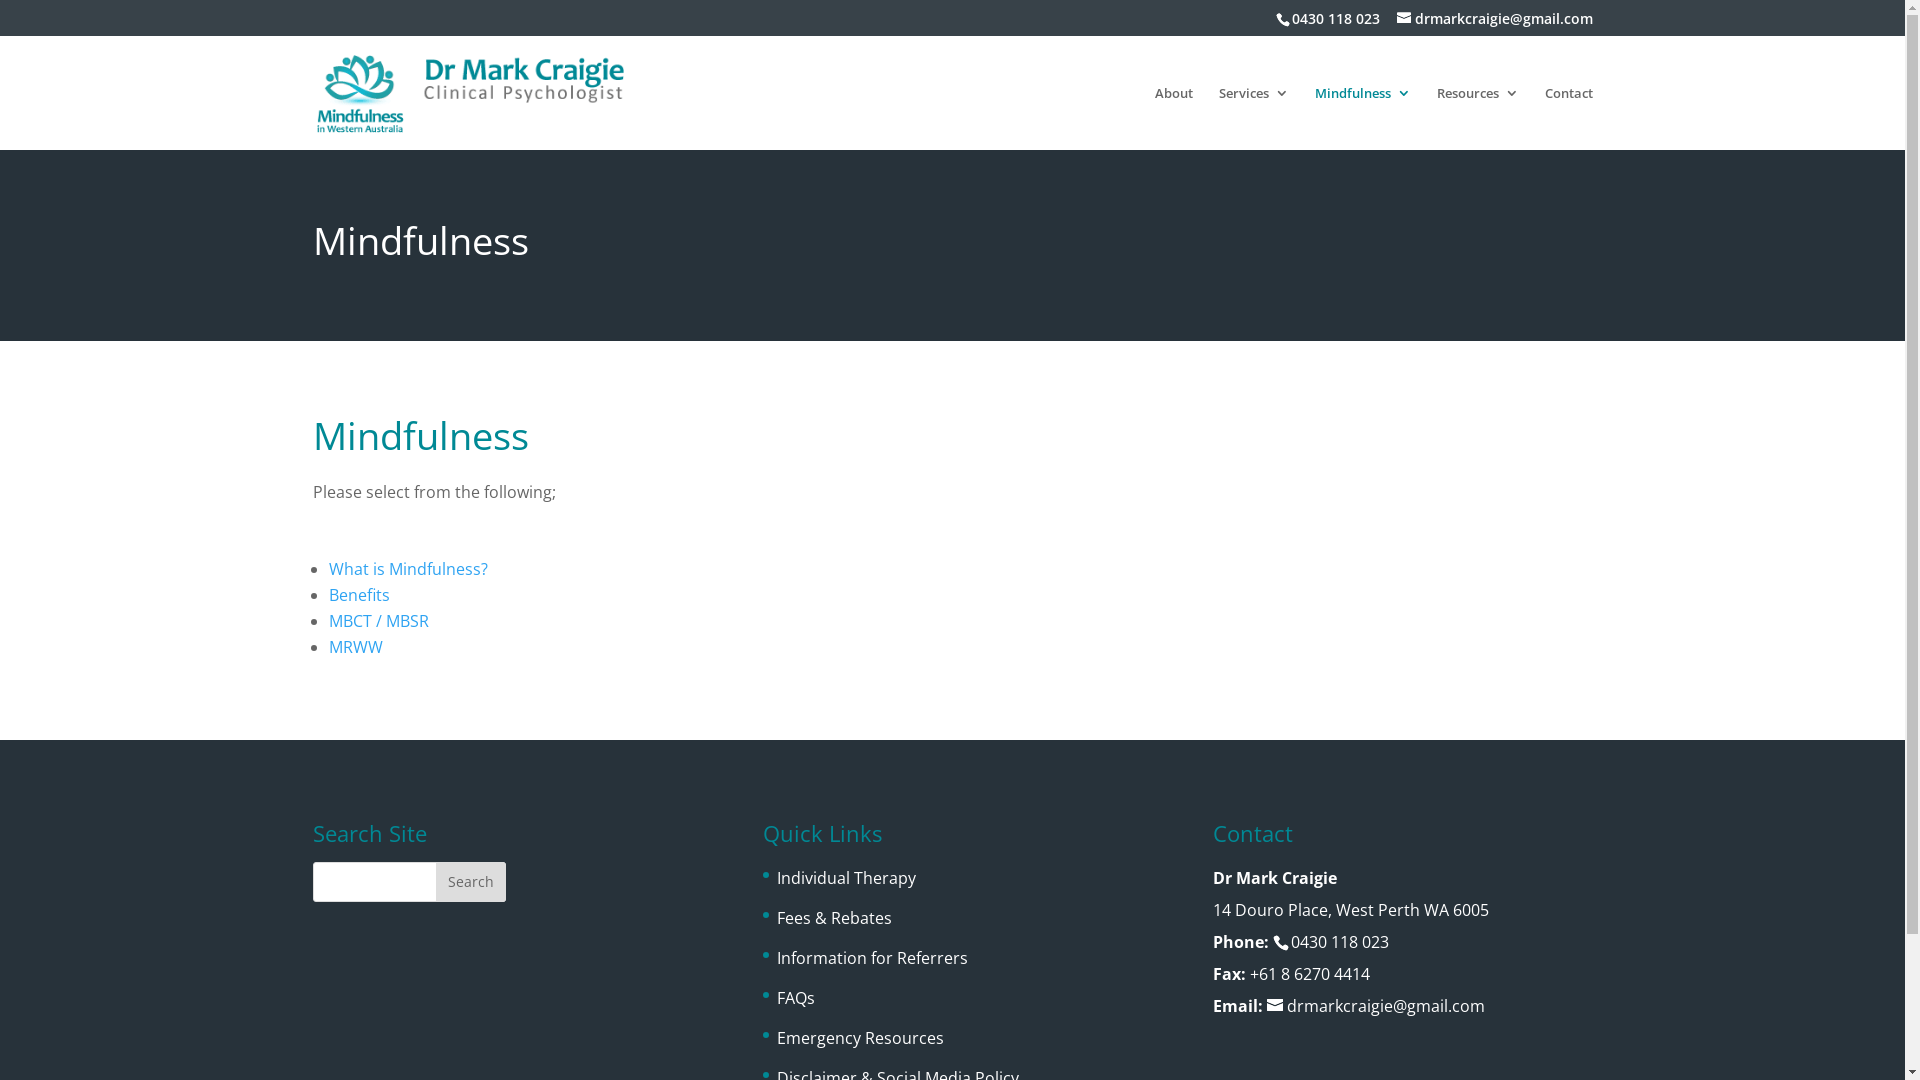  I want to click on 'drmarkcraigie@gmail.com', so click(1493, 17).